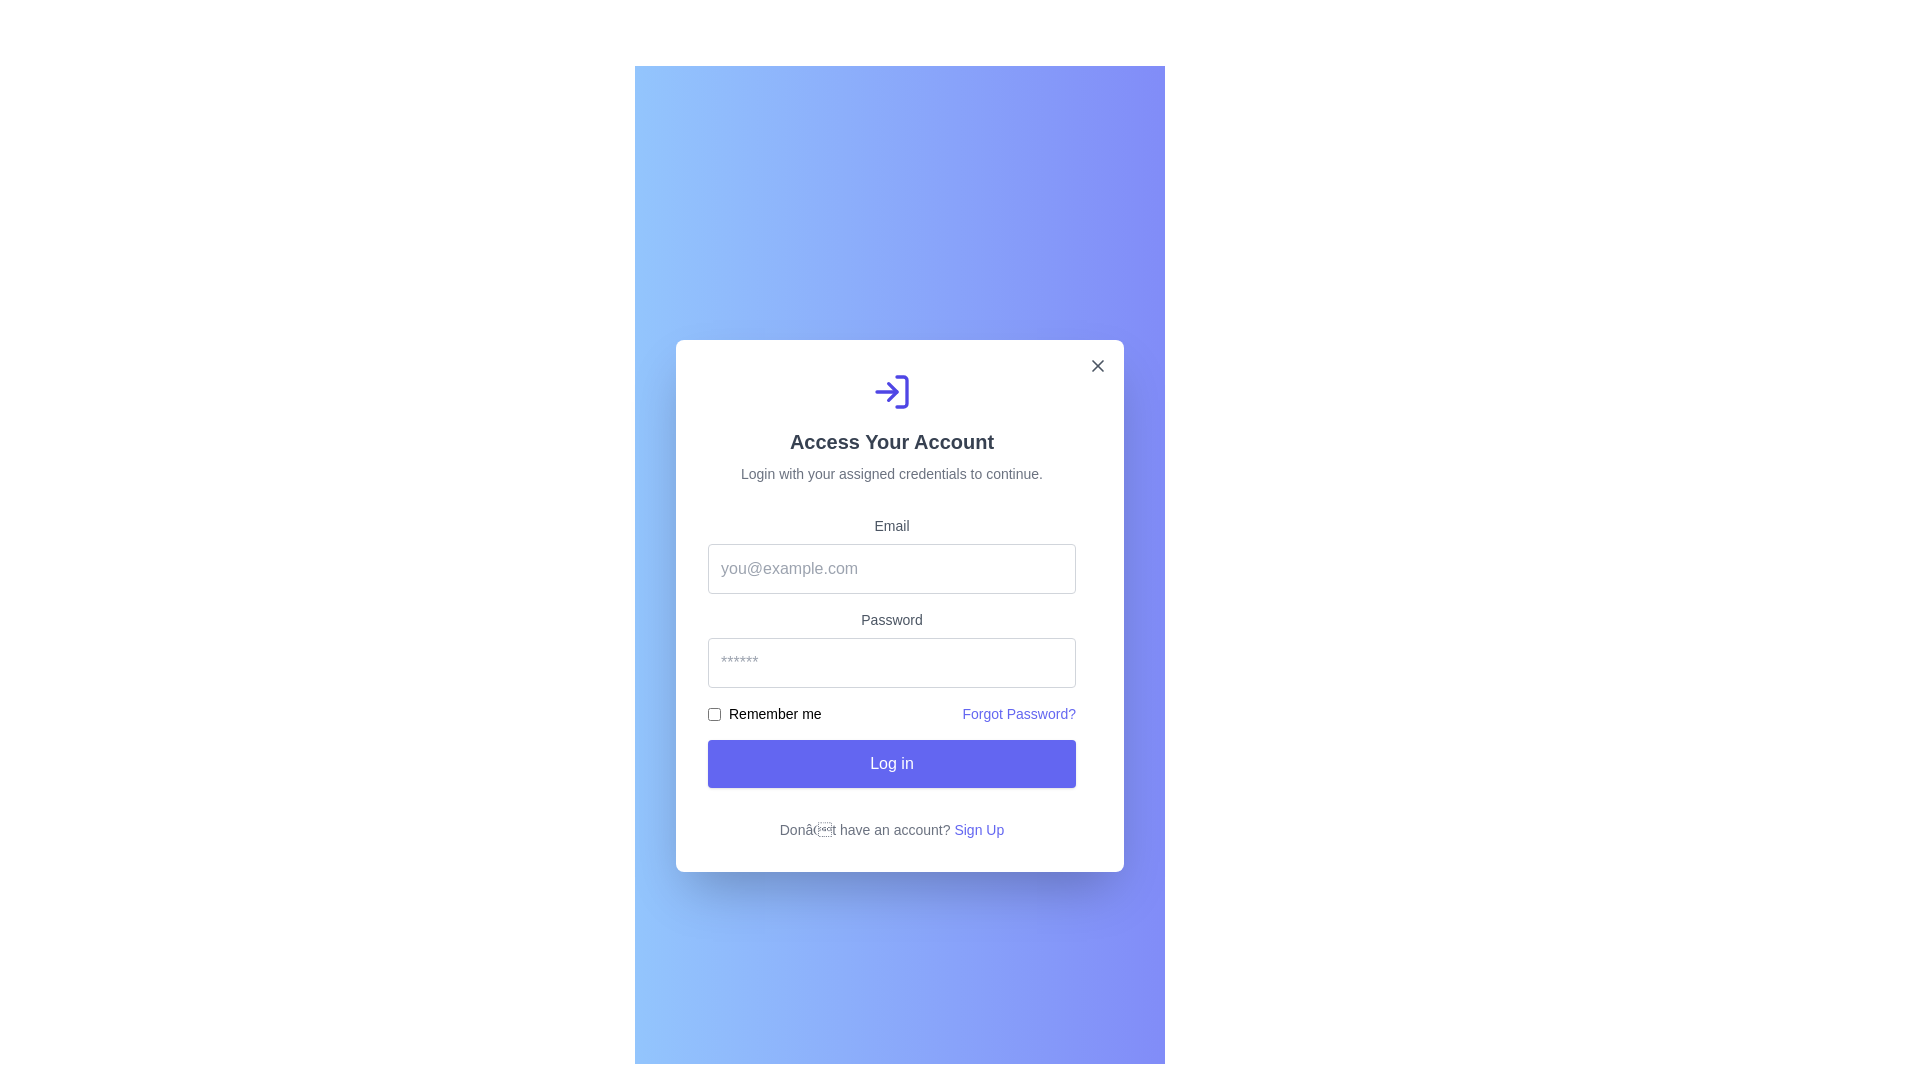 This screenshot has width=1920, height=1080. What do you see at coordinates (891, 619) in the screenshot?
I see `the 'Password' label, which is a small, gray-colored text above the password input field in the login form` at bounding box center [891, 619].